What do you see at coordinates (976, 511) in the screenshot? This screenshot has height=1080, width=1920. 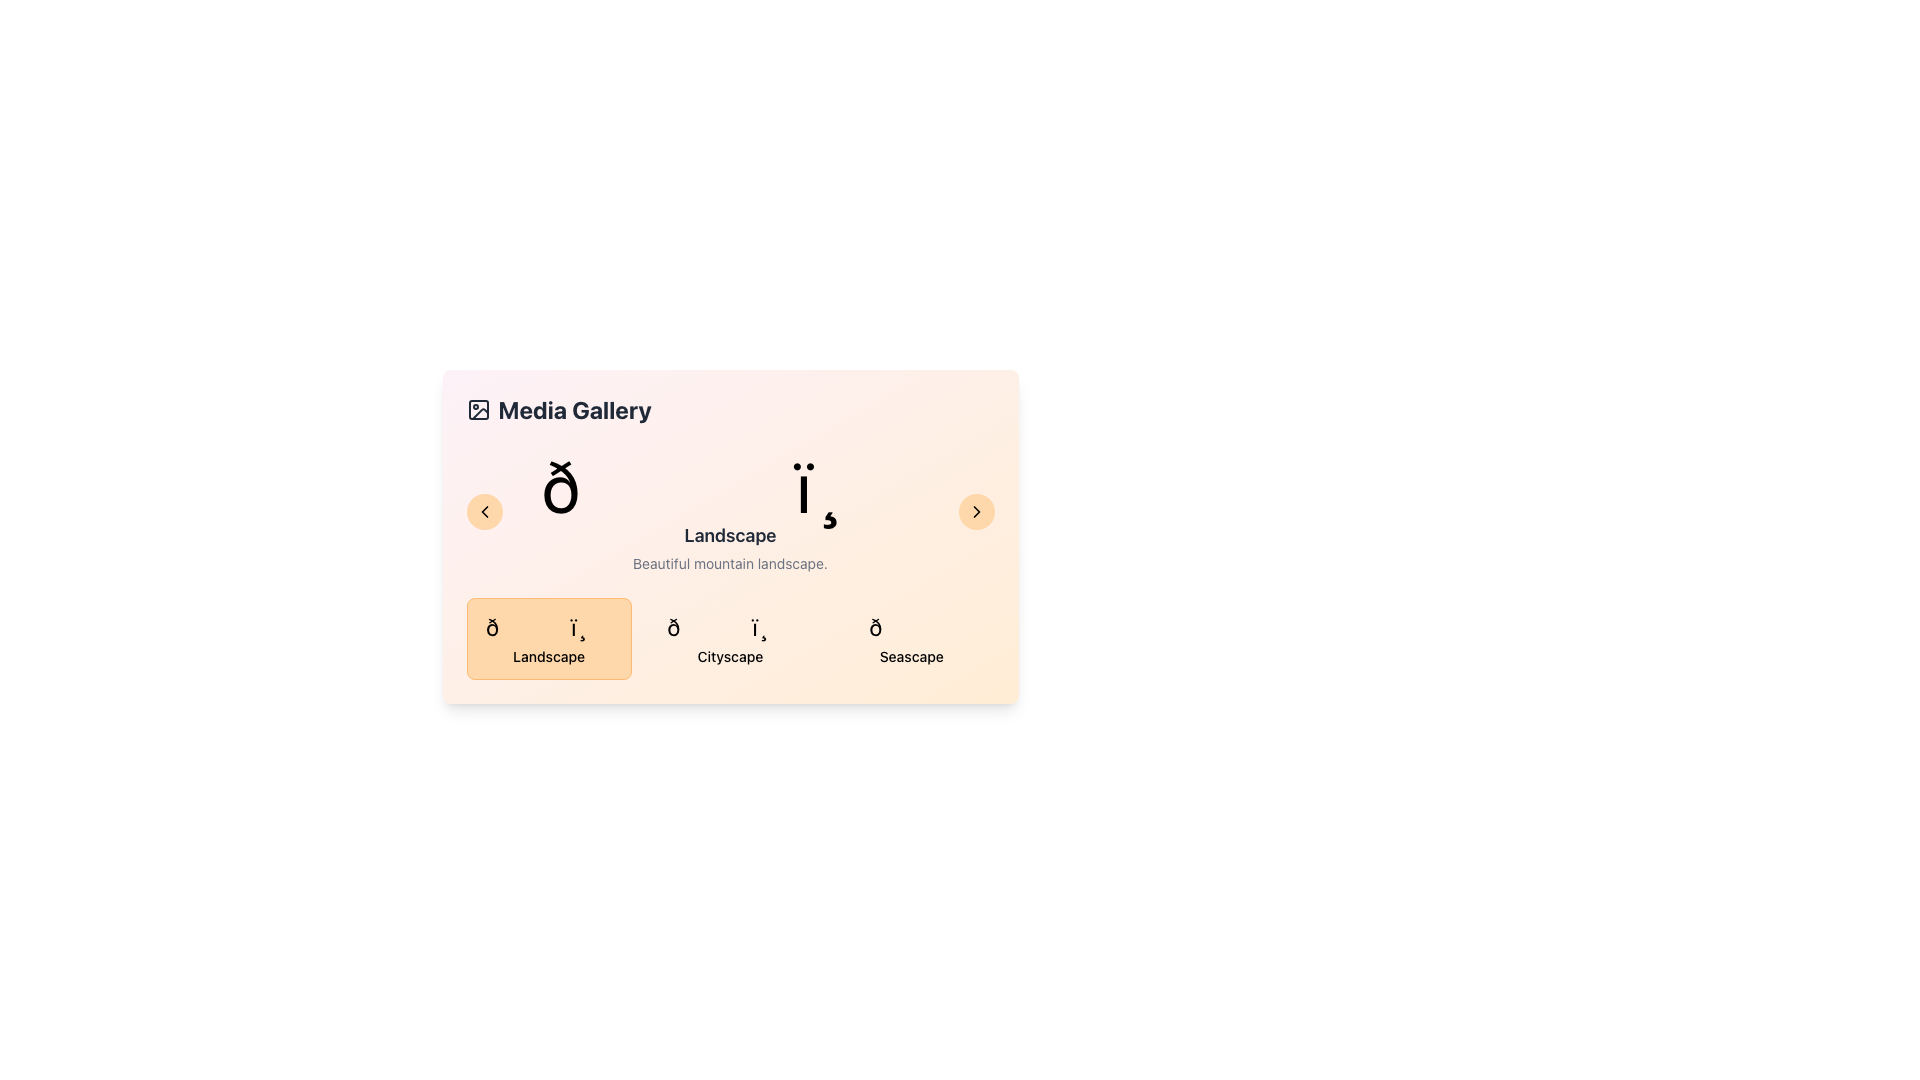 I see `the circular button with a chevron-right arrow icon, styled with a light orange background` at bounding box center [976, 511].